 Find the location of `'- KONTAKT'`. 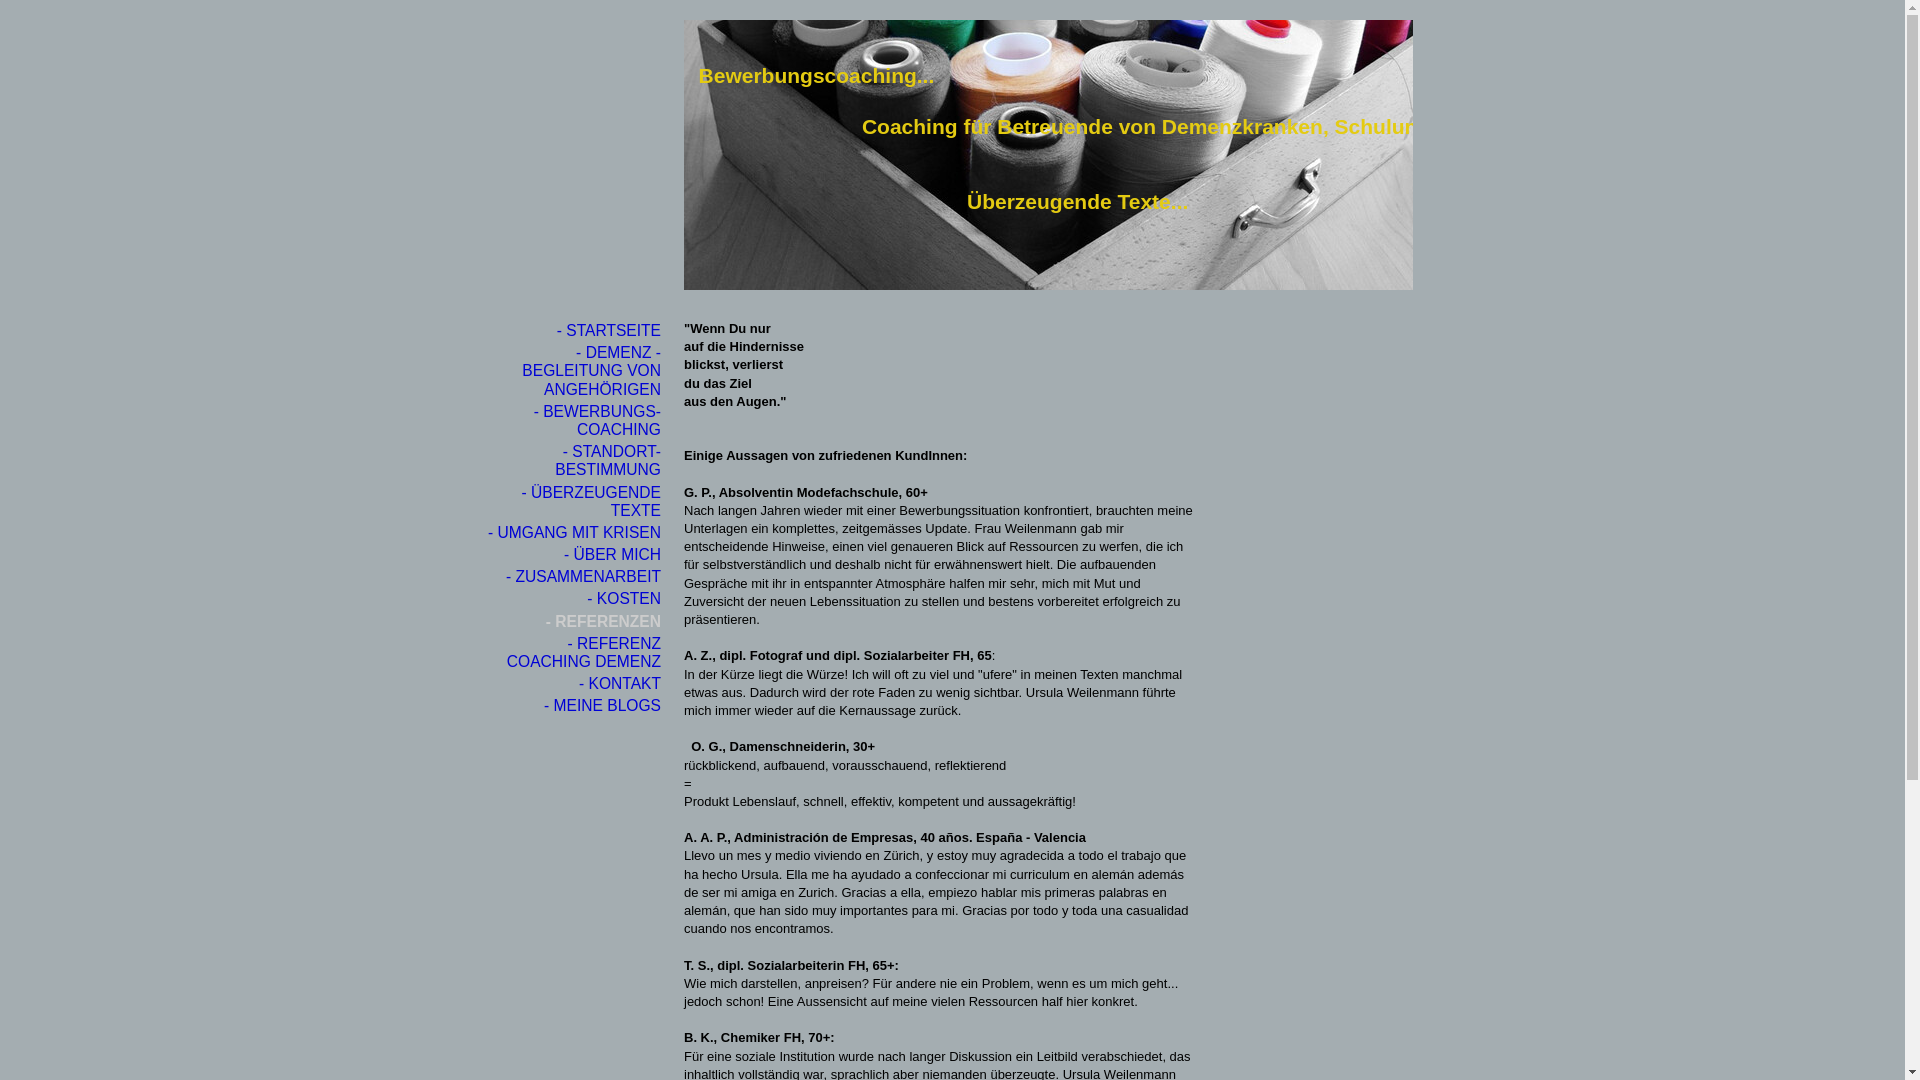

'- KONTAKT' is located at coordinates (574, 682).